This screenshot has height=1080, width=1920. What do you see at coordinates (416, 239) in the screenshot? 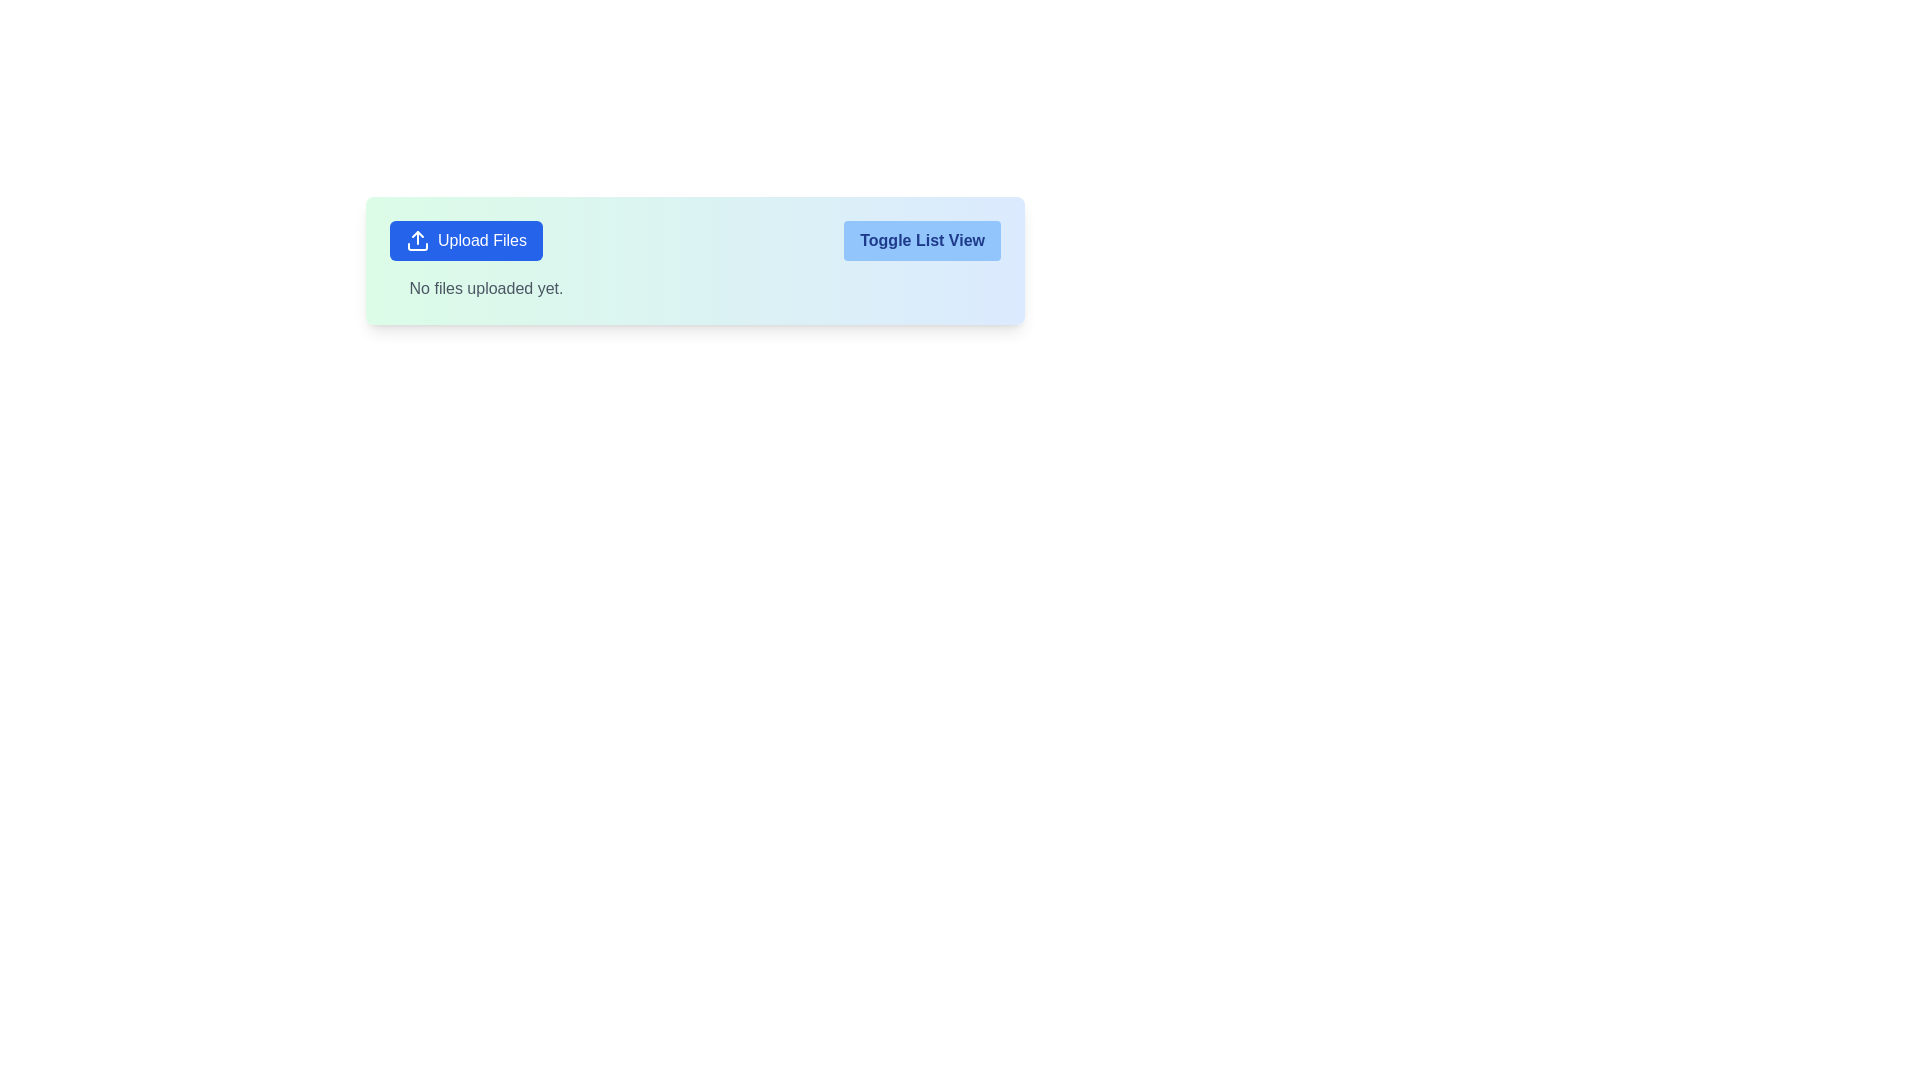
I see `the 'Upload Files' button icon, which is located on the leftmost side of the button labeled 'Upload Files' in the upper-left area of a card component` at bounding box center [416, 239].